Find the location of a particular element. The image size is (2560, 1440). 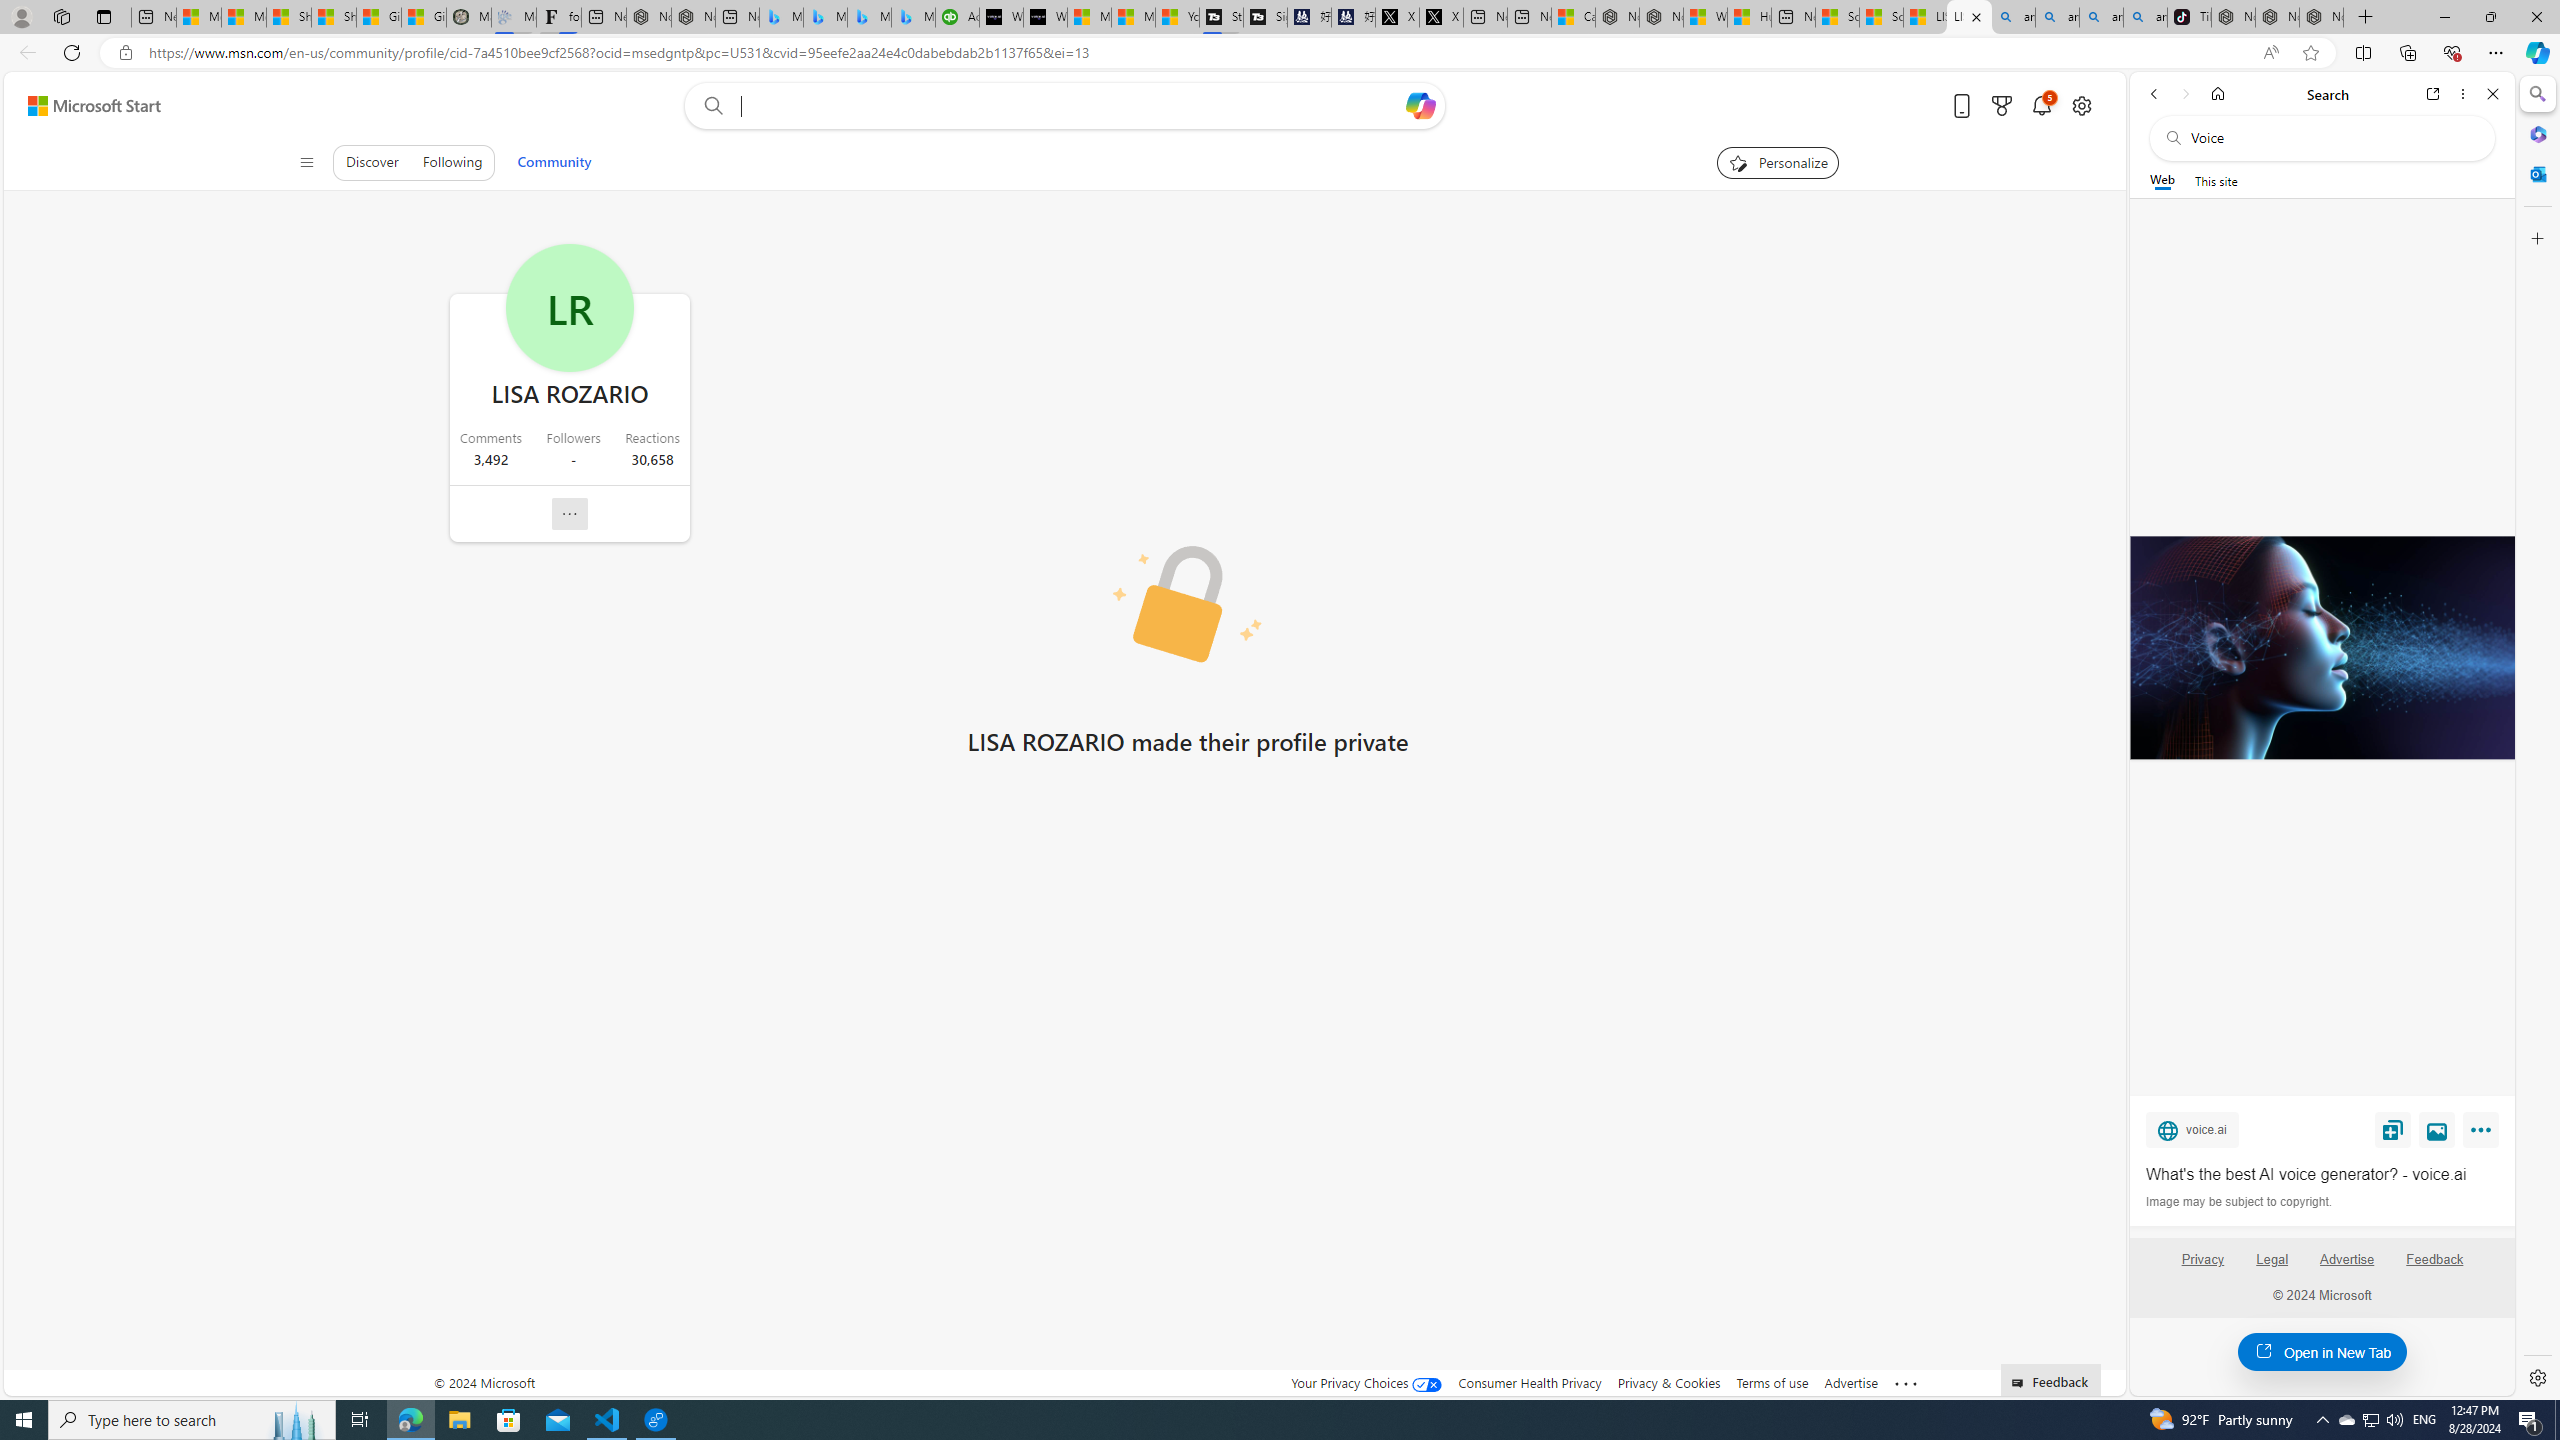

'More options' is located at coordinates (2463, 93).